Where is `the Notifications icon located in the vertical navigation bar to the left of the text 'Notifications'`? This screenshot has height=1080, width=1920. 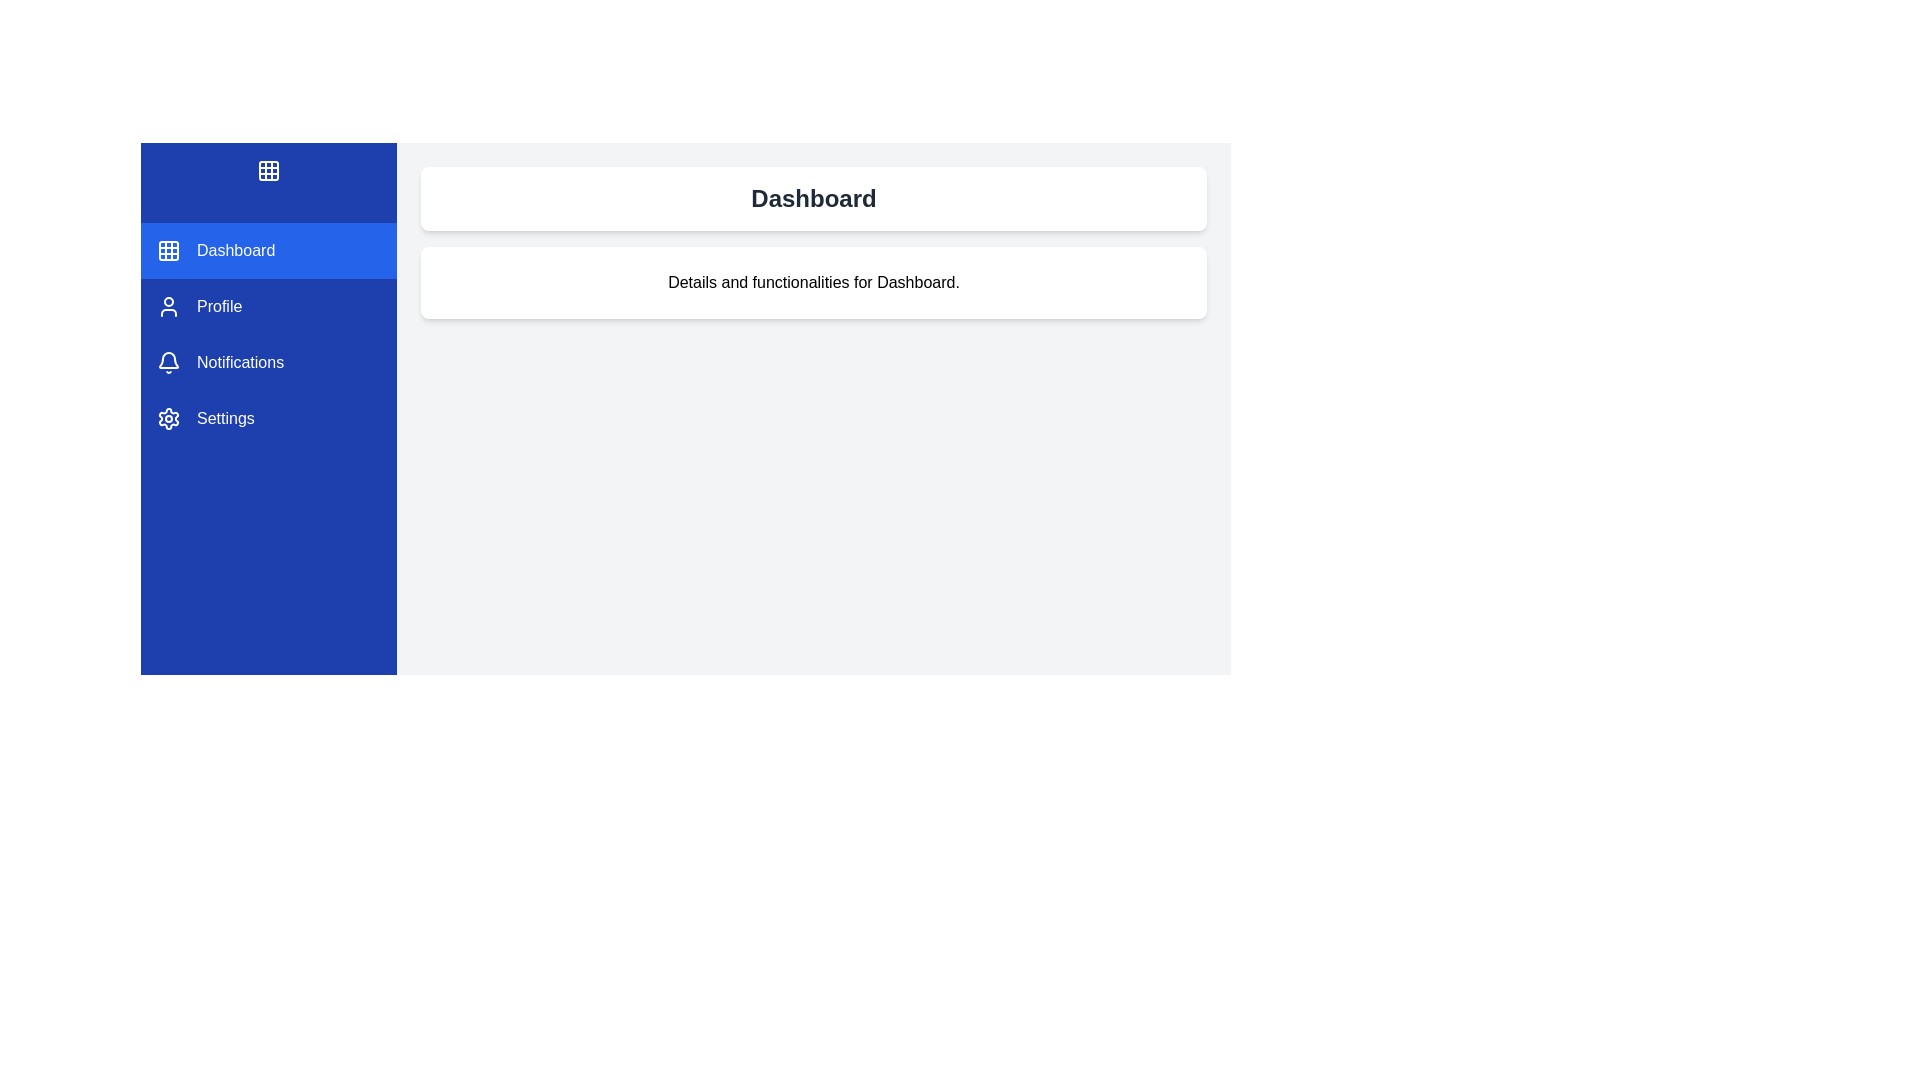
the Notifications icon located in the vertical navigation bar to the left of the text 'Notifications' is located at coordinates (168, 362).